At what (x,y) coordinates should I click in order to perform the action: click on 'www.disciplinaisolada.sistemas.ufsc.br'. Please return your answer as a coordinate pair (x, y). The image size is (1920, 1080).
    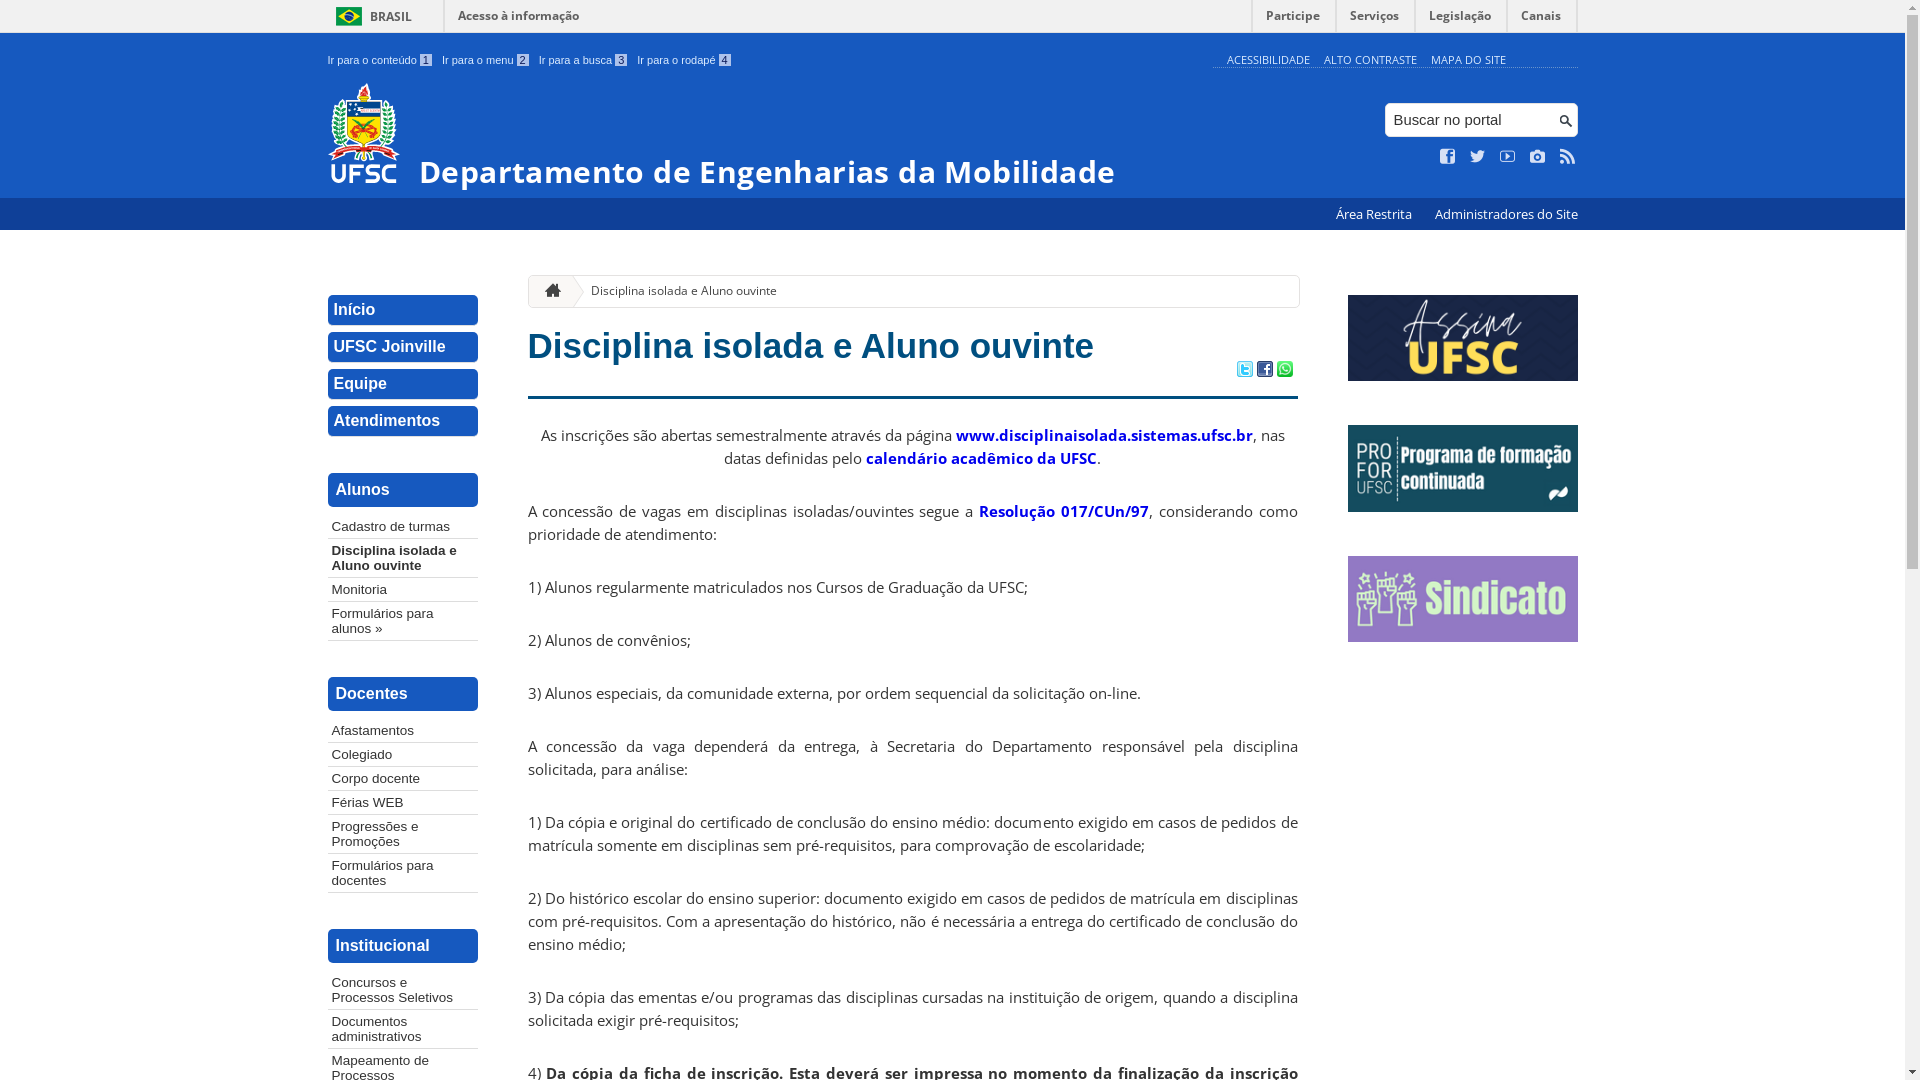
    Looking at the image, I should click on (1103, 434).